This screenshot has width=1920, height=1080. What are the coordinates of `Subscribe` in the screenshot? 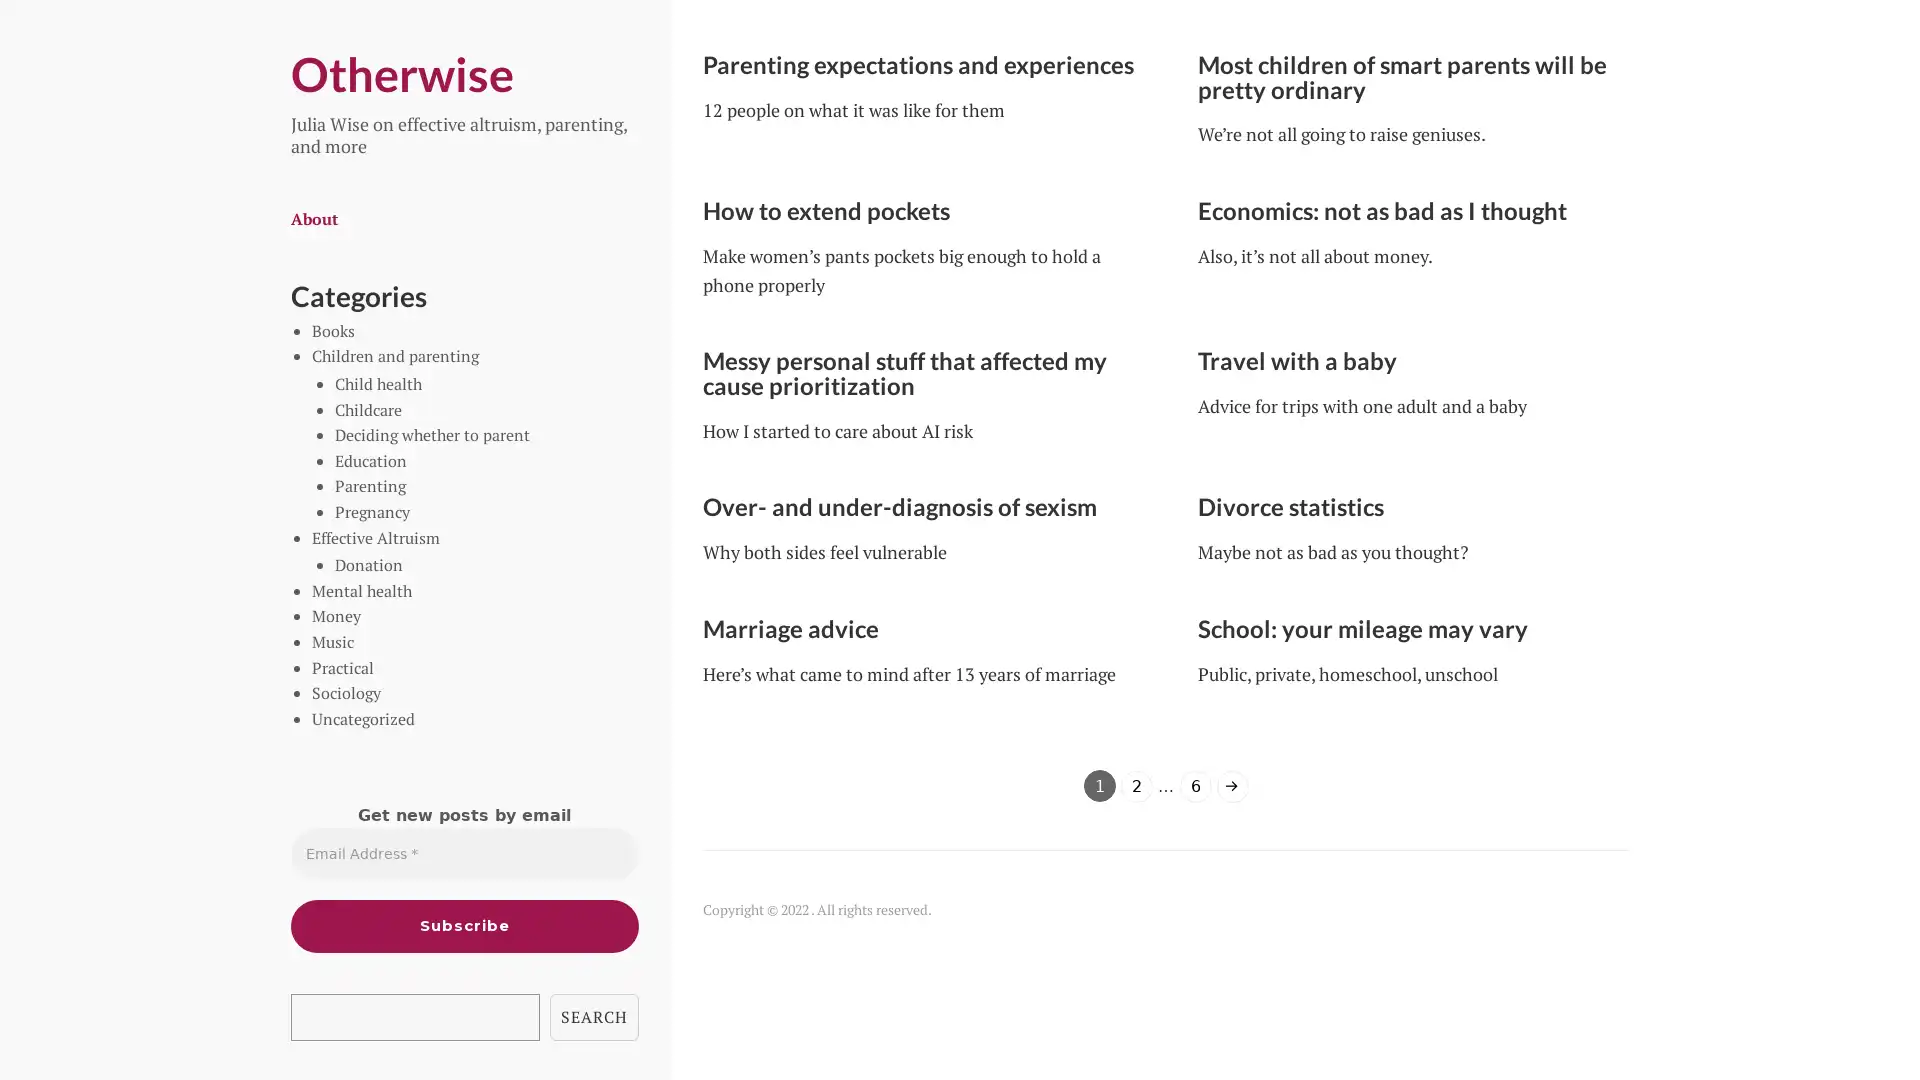 It's located at (463, 925).